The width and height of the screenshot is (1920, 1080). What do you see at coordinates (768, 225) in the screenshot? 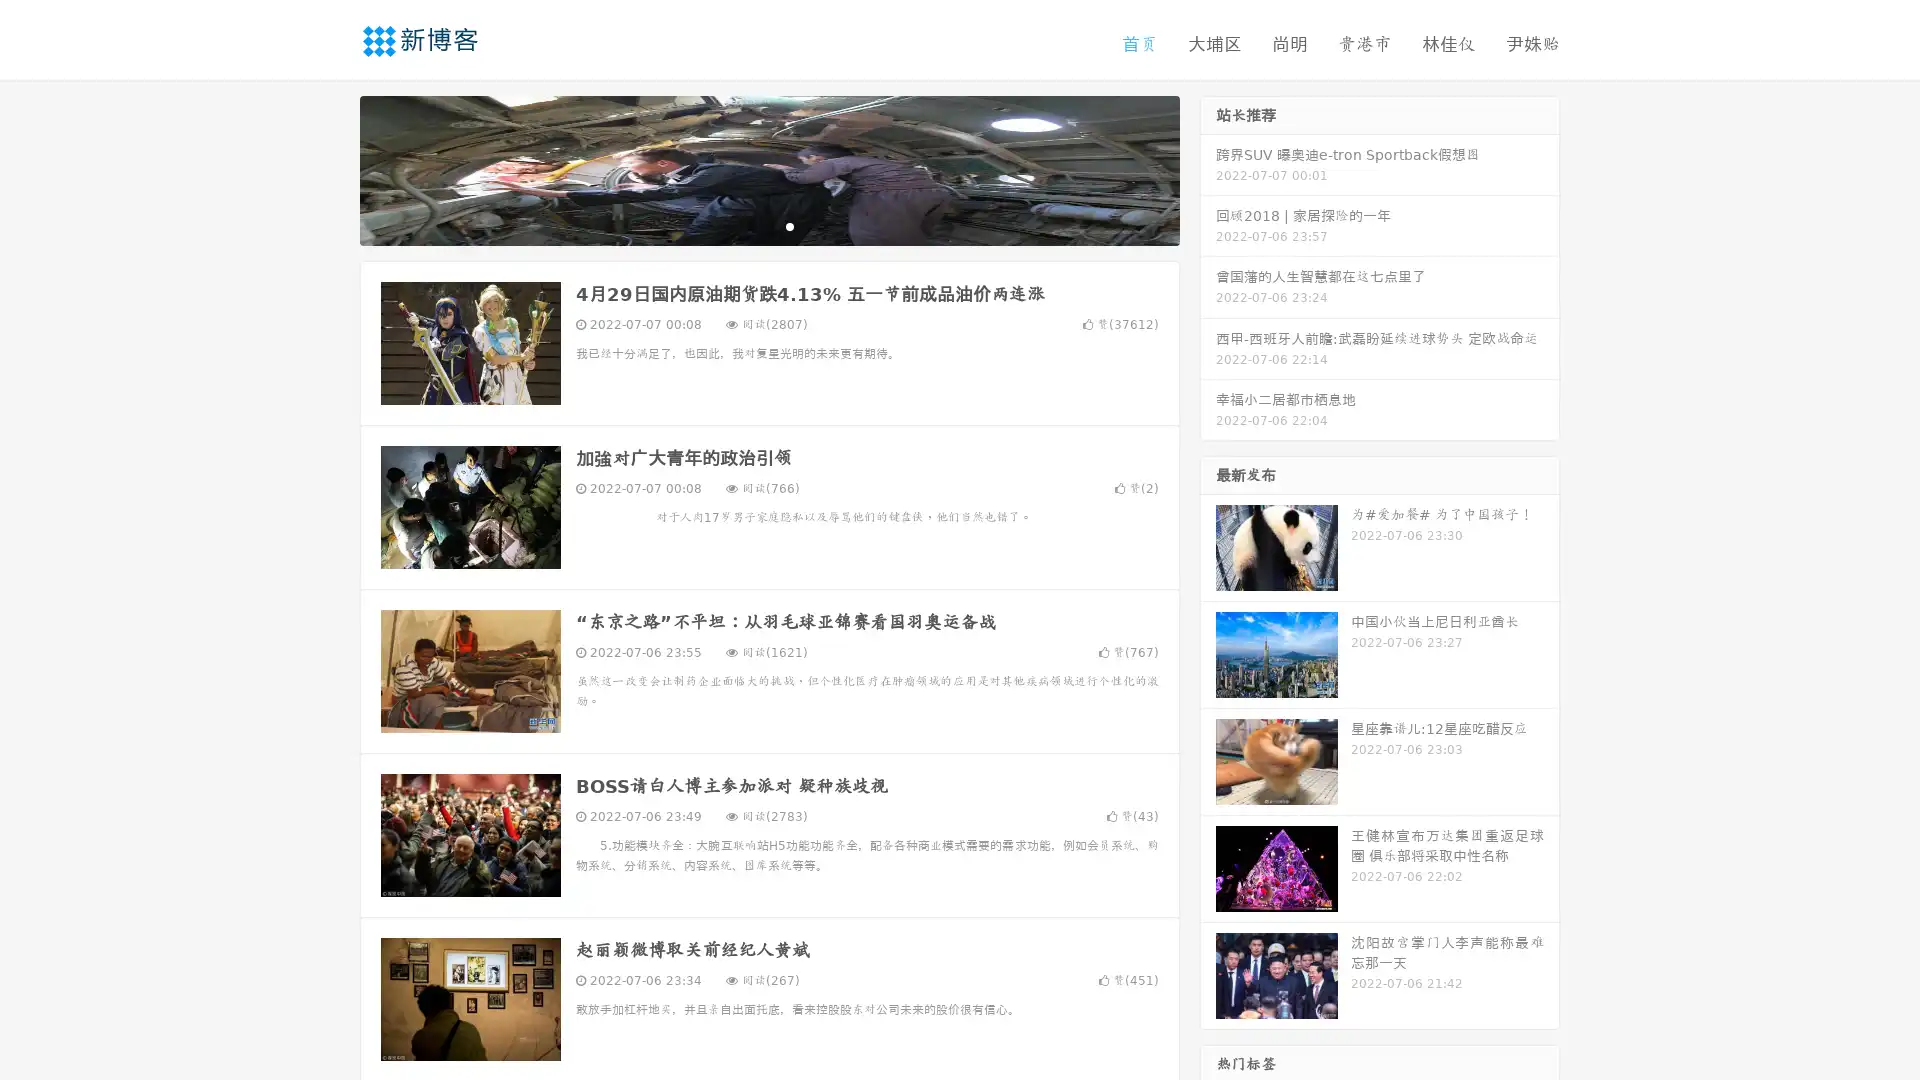
I see `Go to slide 2` at bounding box center [768, 225].